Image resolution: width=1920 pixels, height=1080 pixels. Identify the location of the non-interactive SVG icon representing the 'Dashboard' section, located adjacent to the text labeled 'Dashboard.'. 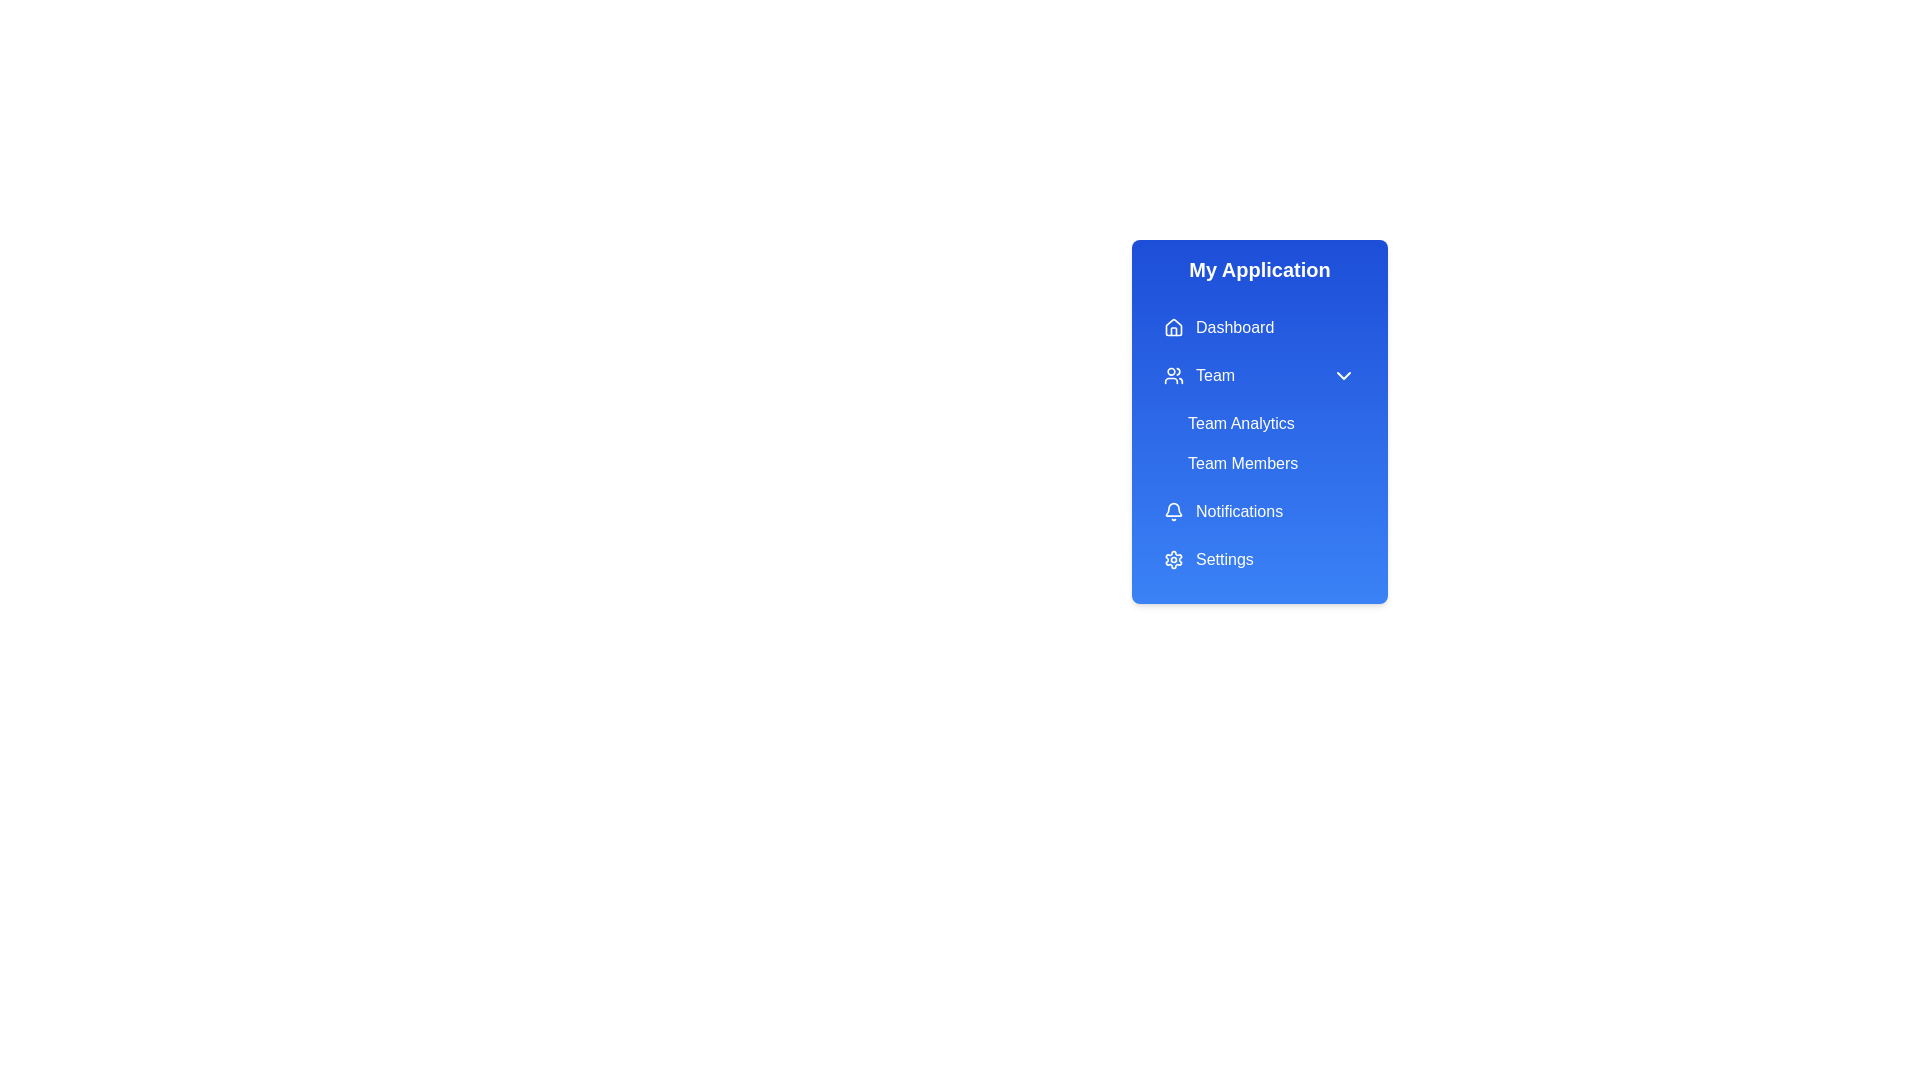
(1174, 326).